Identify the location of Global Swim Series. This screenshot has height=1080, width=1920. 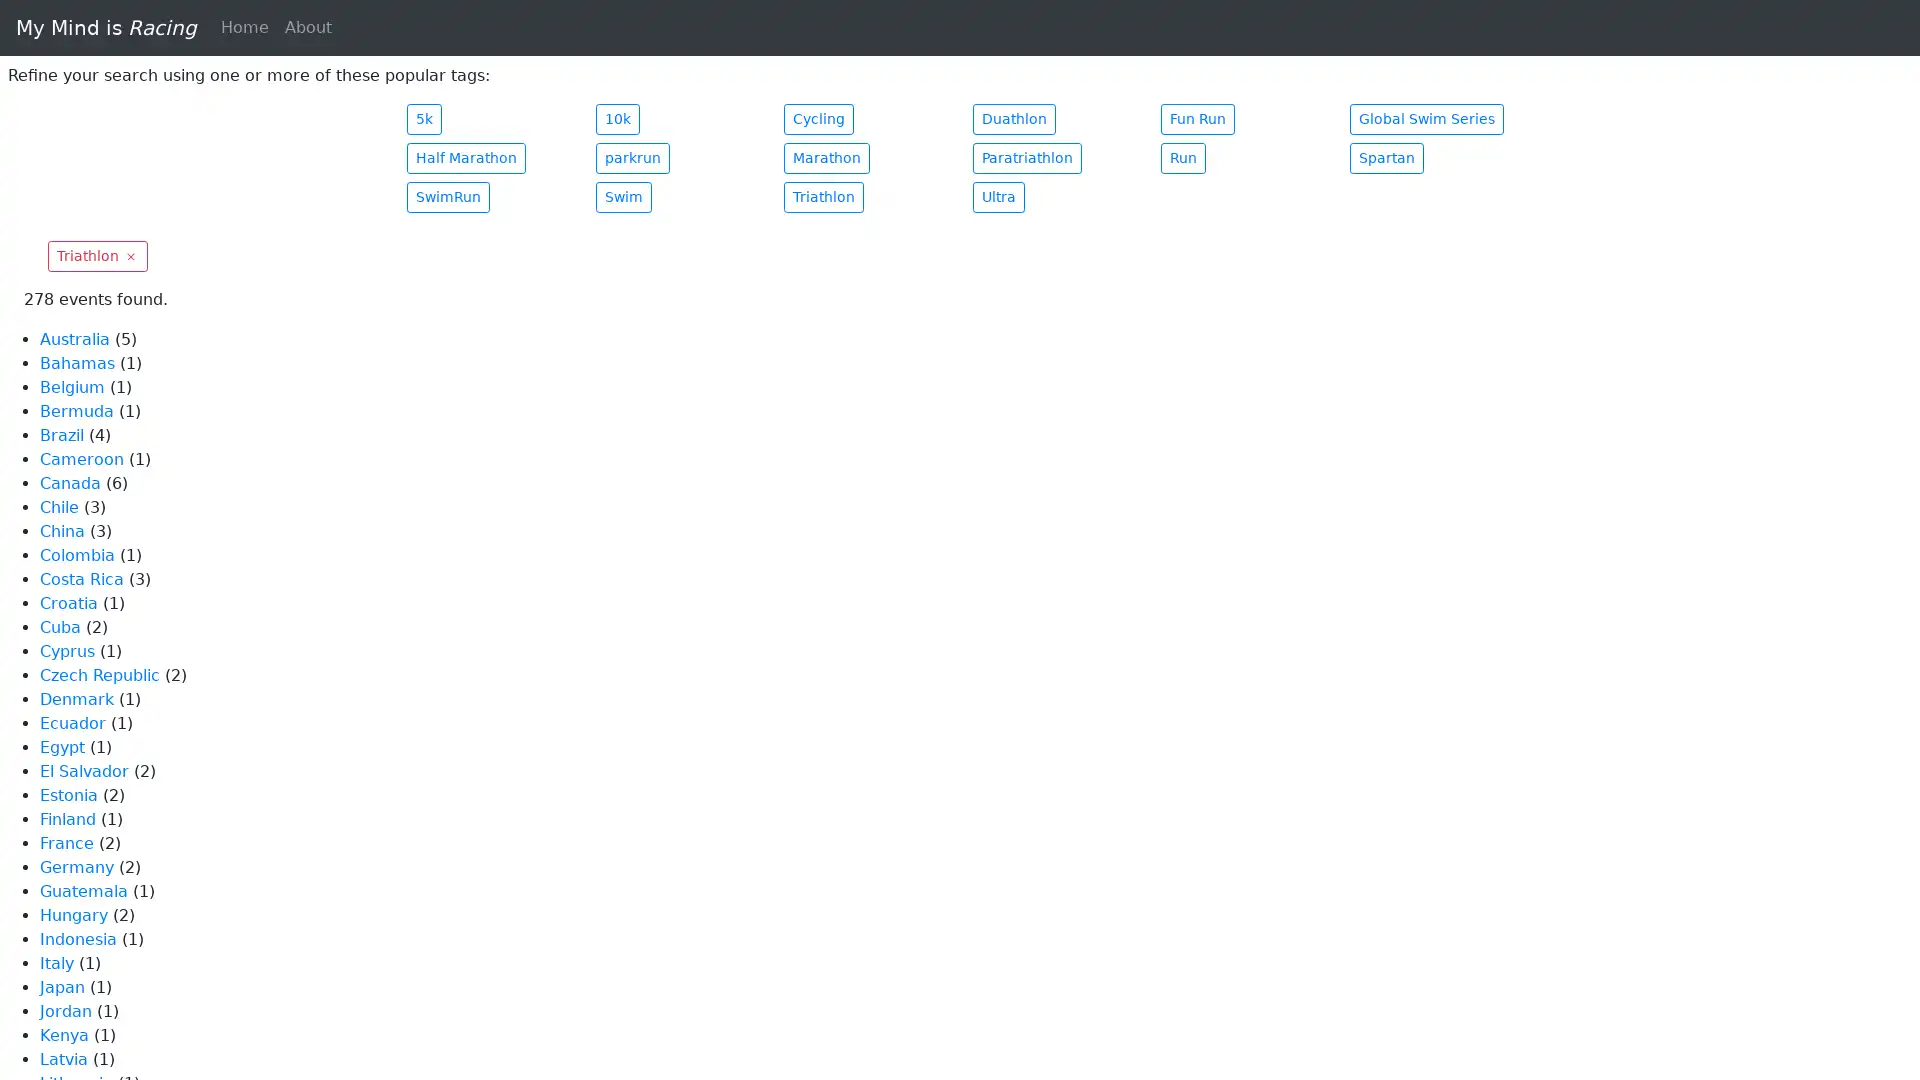
(1424, 119).